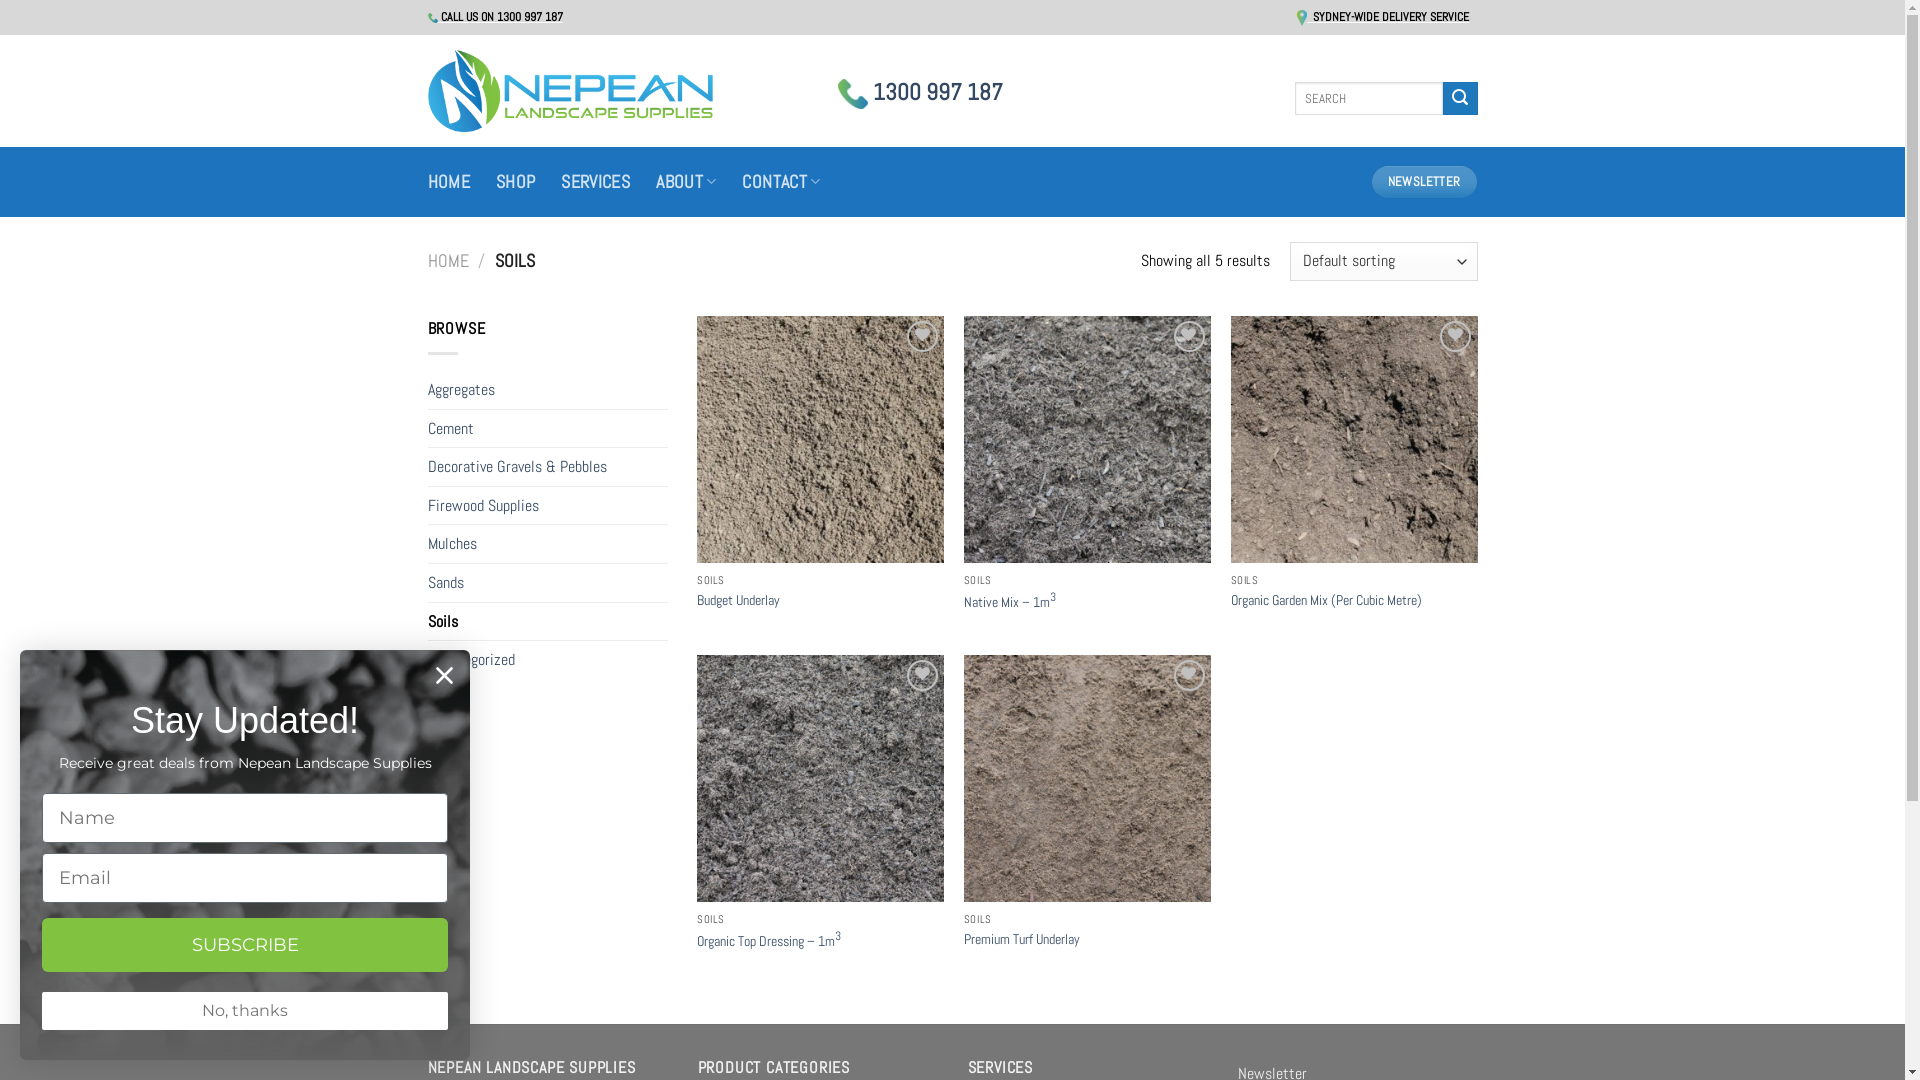 Image resolution: width=1920 pixels, height=1080 pixels. Describe the element at coordinates (1459, 99) in the screenshot. I see `'Search'` at that location.